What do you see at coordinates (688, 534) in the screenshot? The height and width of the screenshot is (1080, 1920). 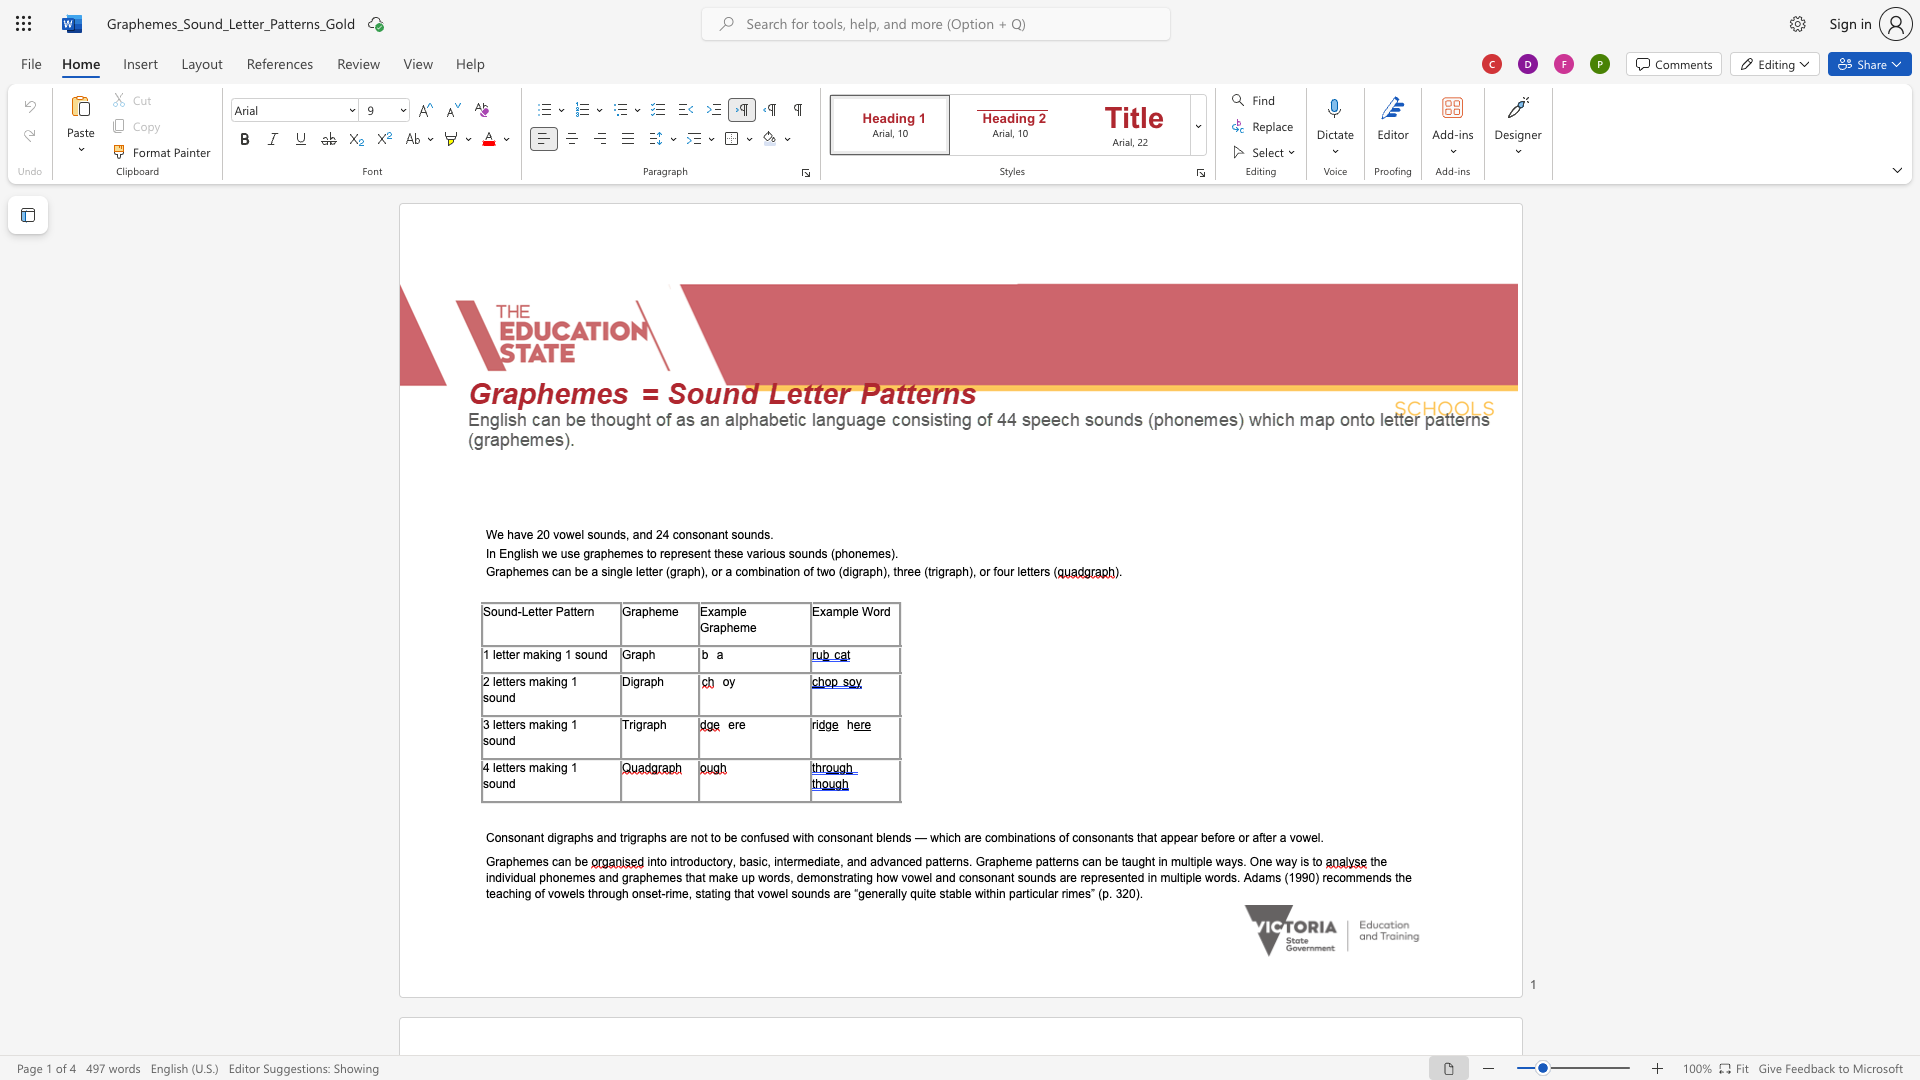 I see `the 3th character "n" in the text` at bounding box center [688, 534].